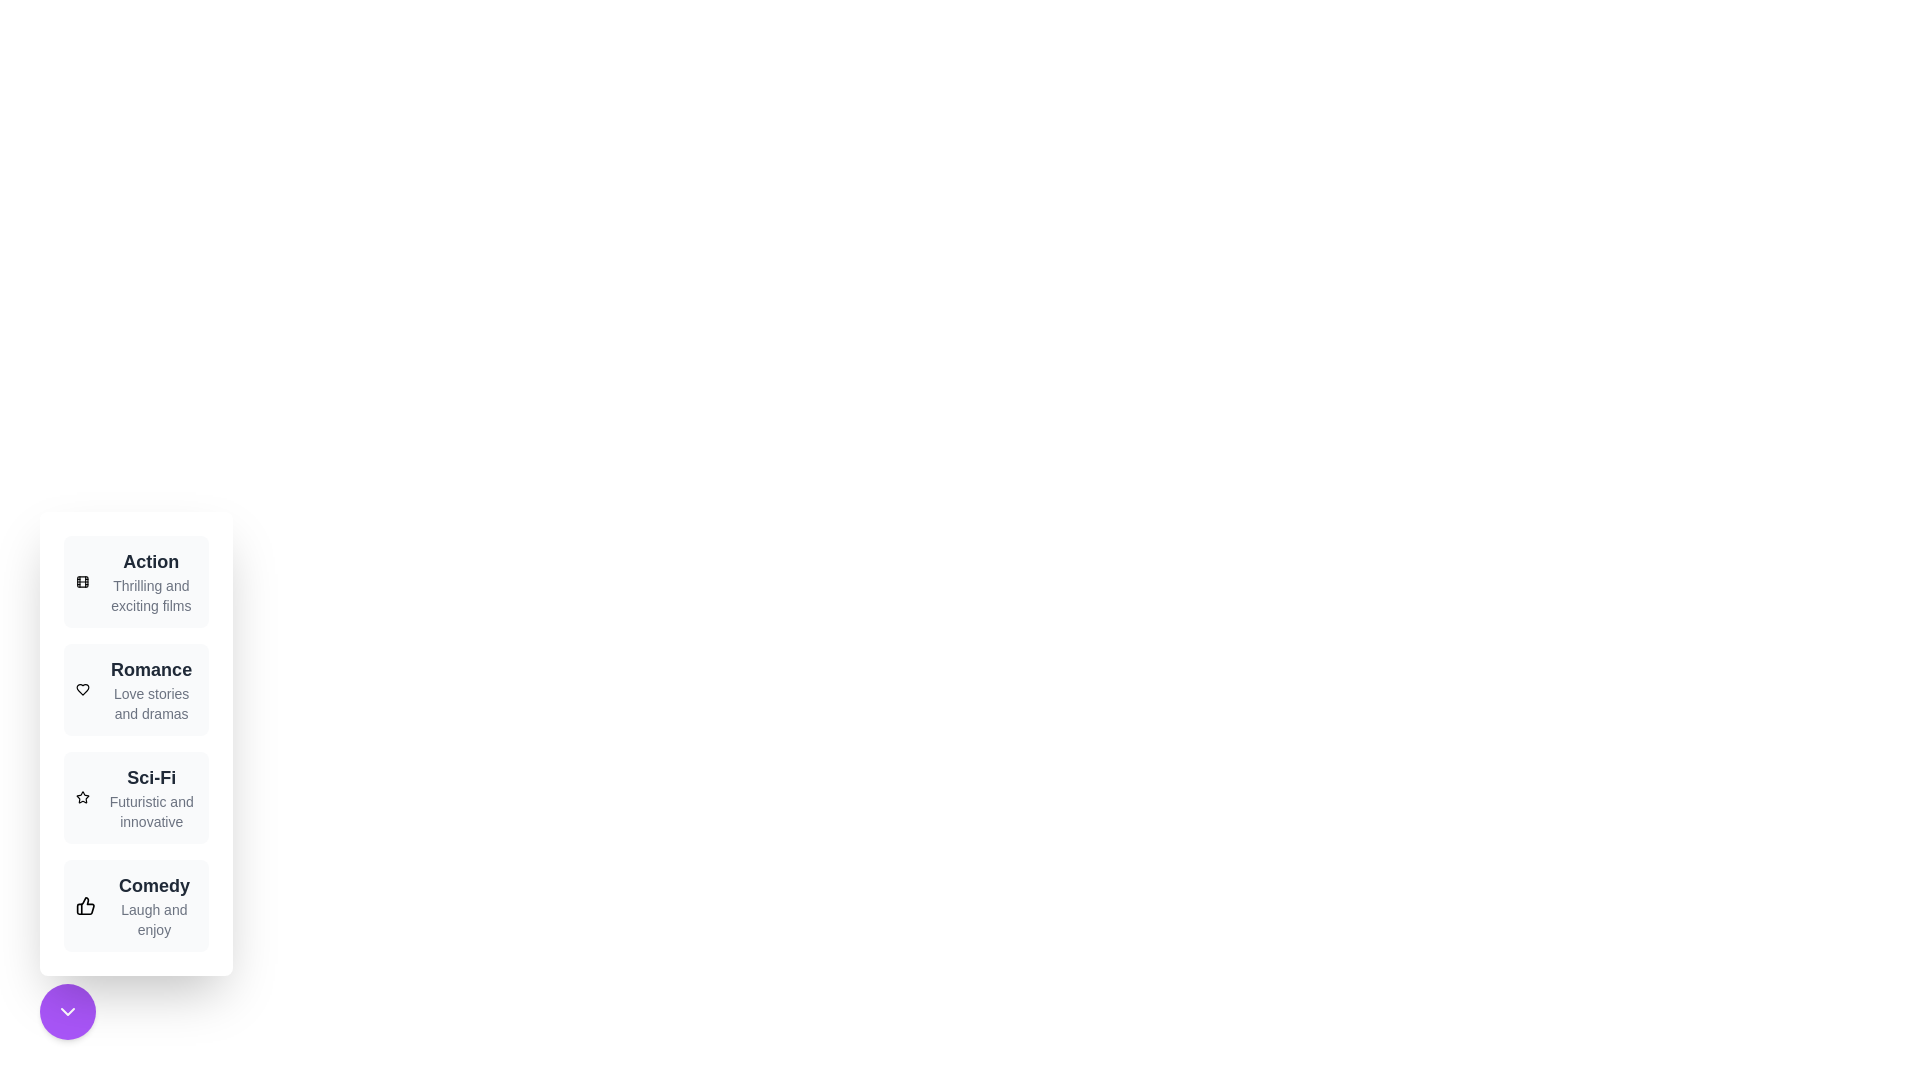  What do you see at coordinates (135, 582) in the screenshot?
I see `the genre Action from the menu` at bounding box center [135, 582].